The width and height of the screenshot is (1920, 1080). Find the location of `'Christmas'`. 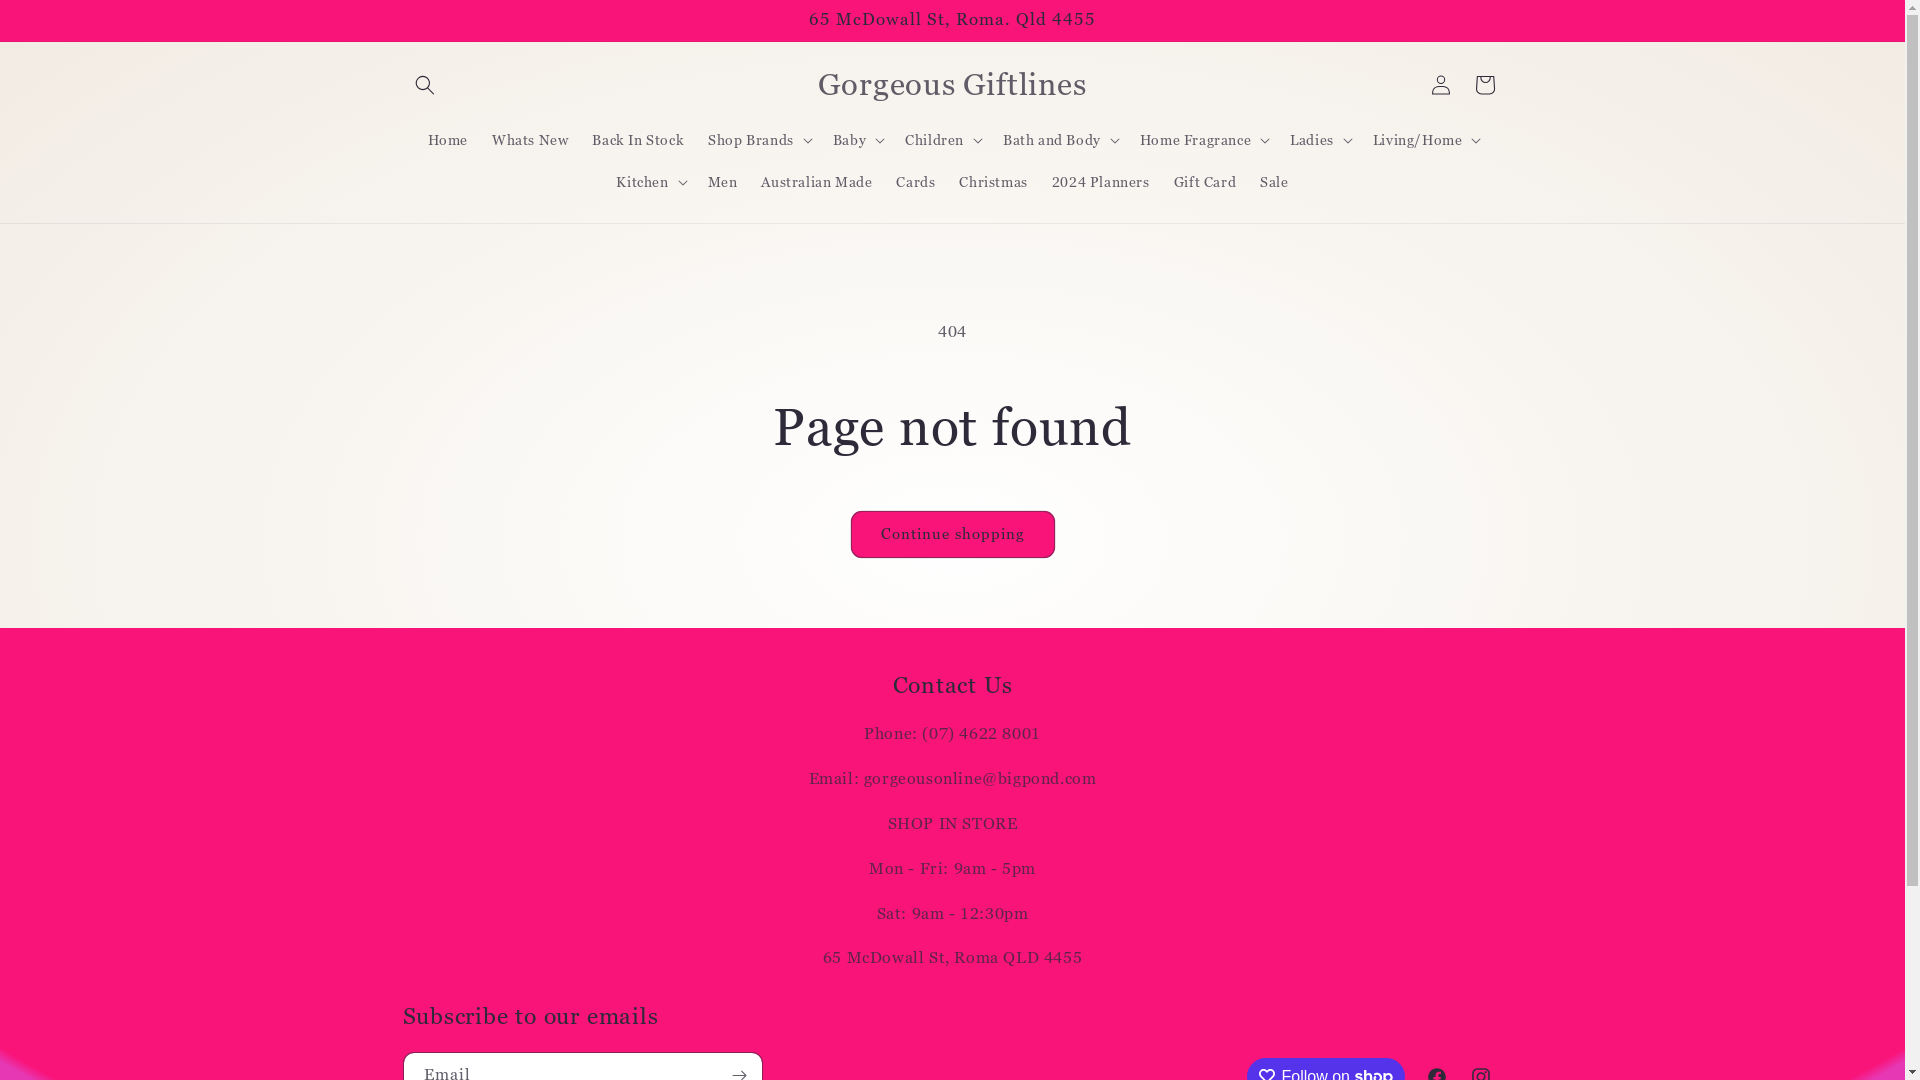

'Christmas' is located at coordinates (993, 181).